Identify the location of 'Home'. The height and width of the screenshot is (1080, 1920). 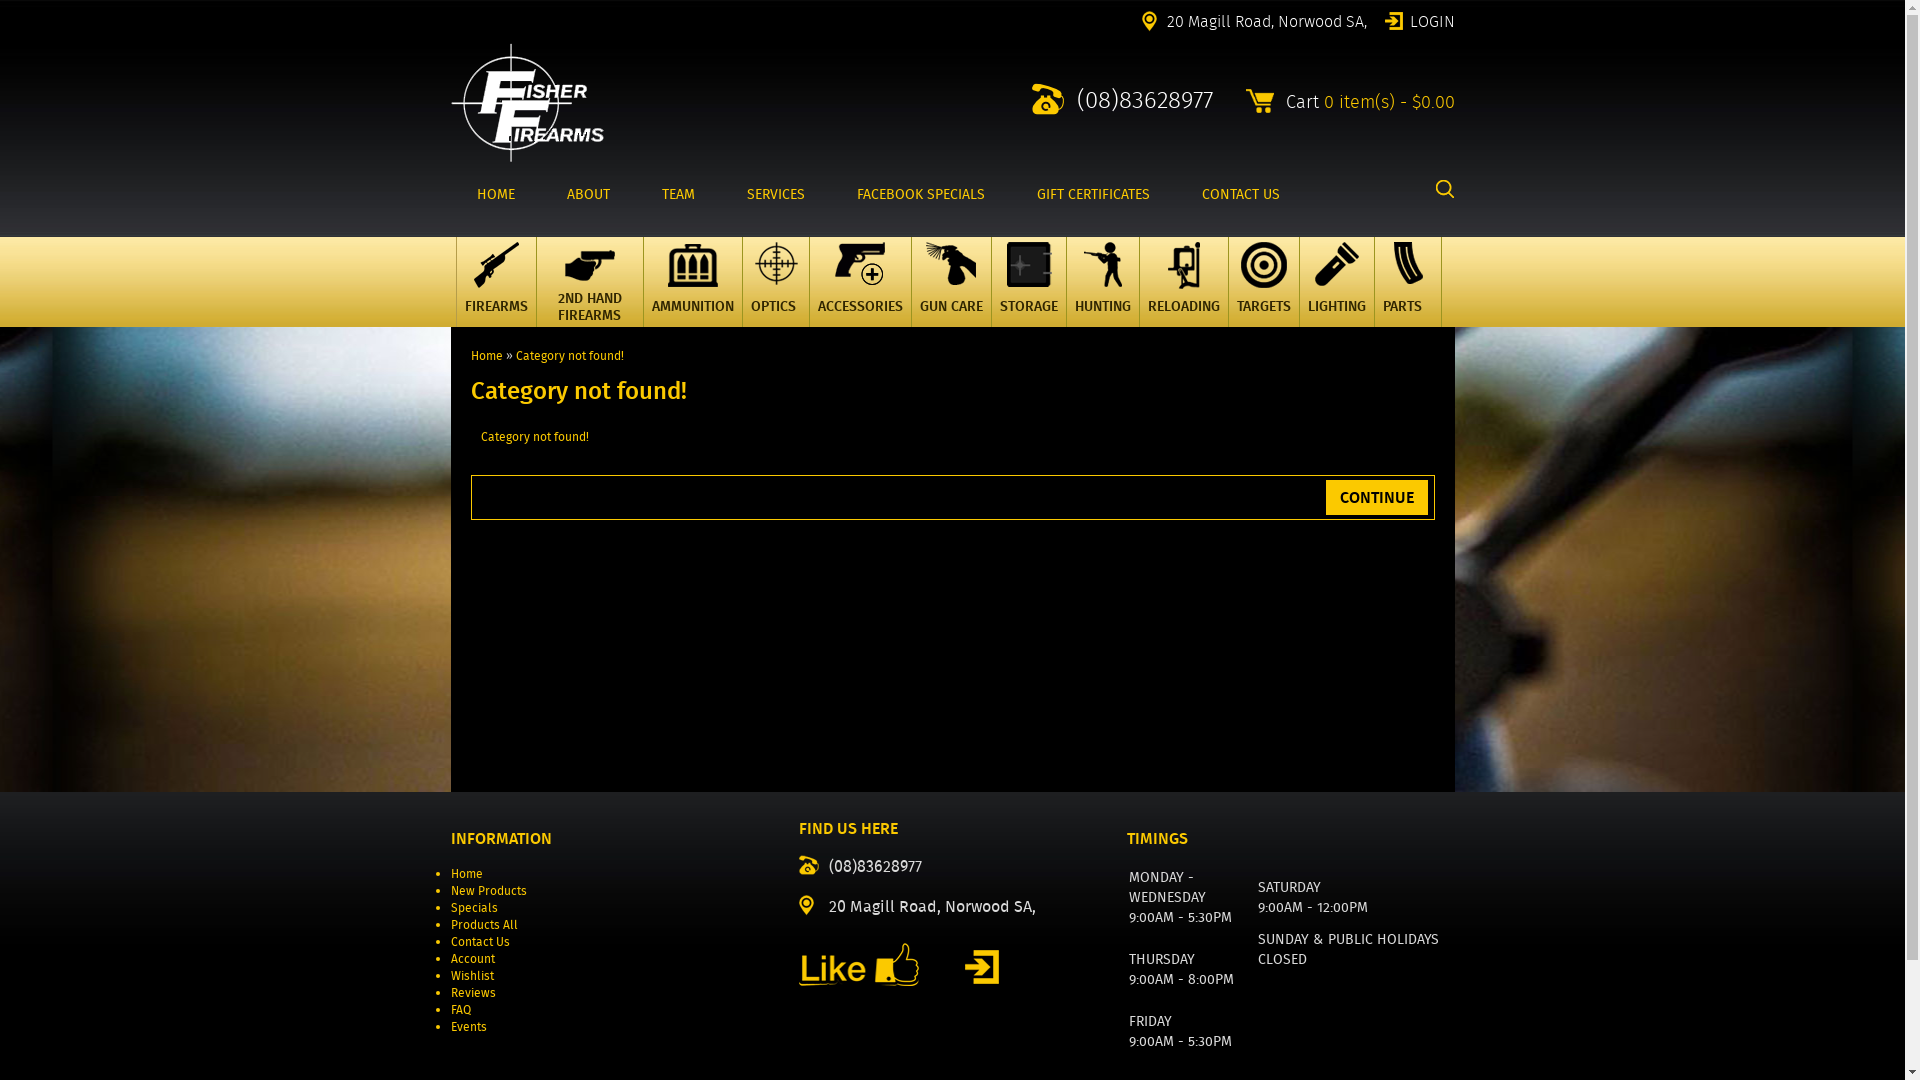
(464, 872).